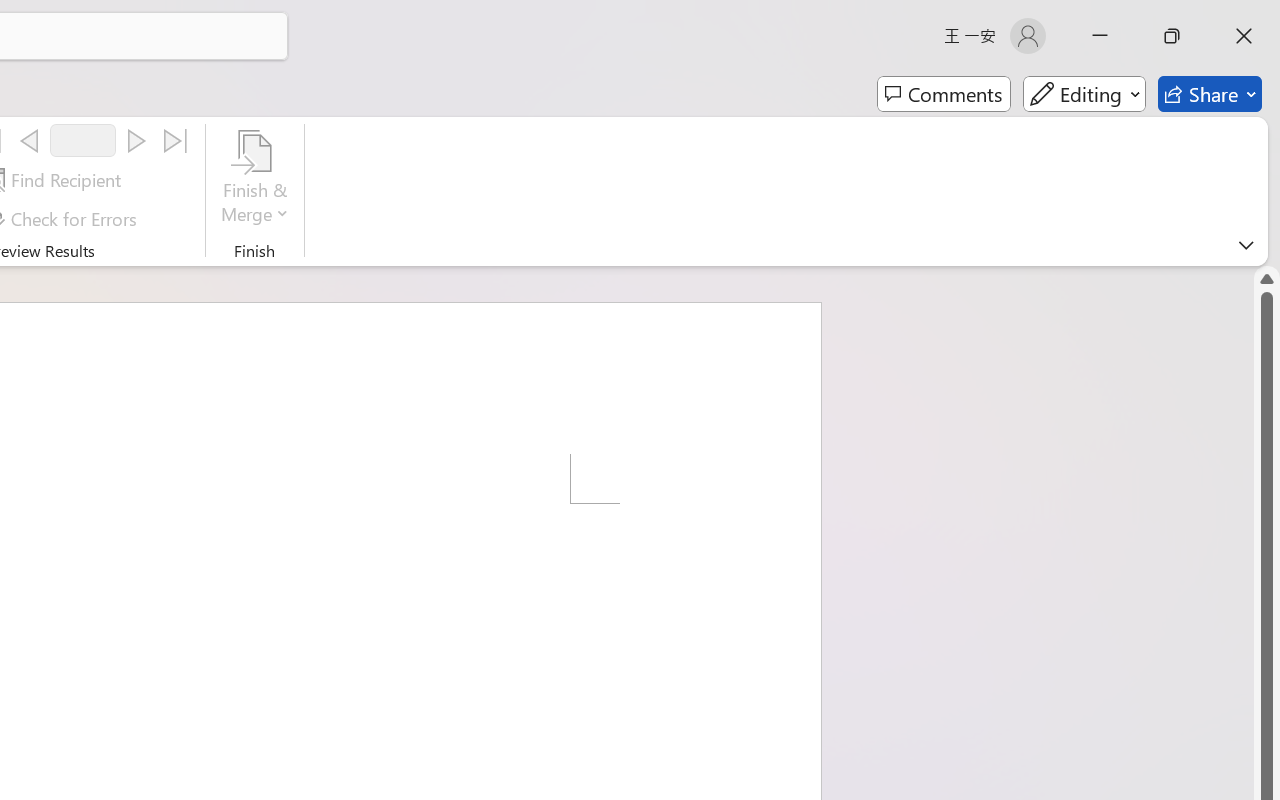  Describe the element at coordinates (135, 141) in the screenshot. I see `'Next'` at that location.